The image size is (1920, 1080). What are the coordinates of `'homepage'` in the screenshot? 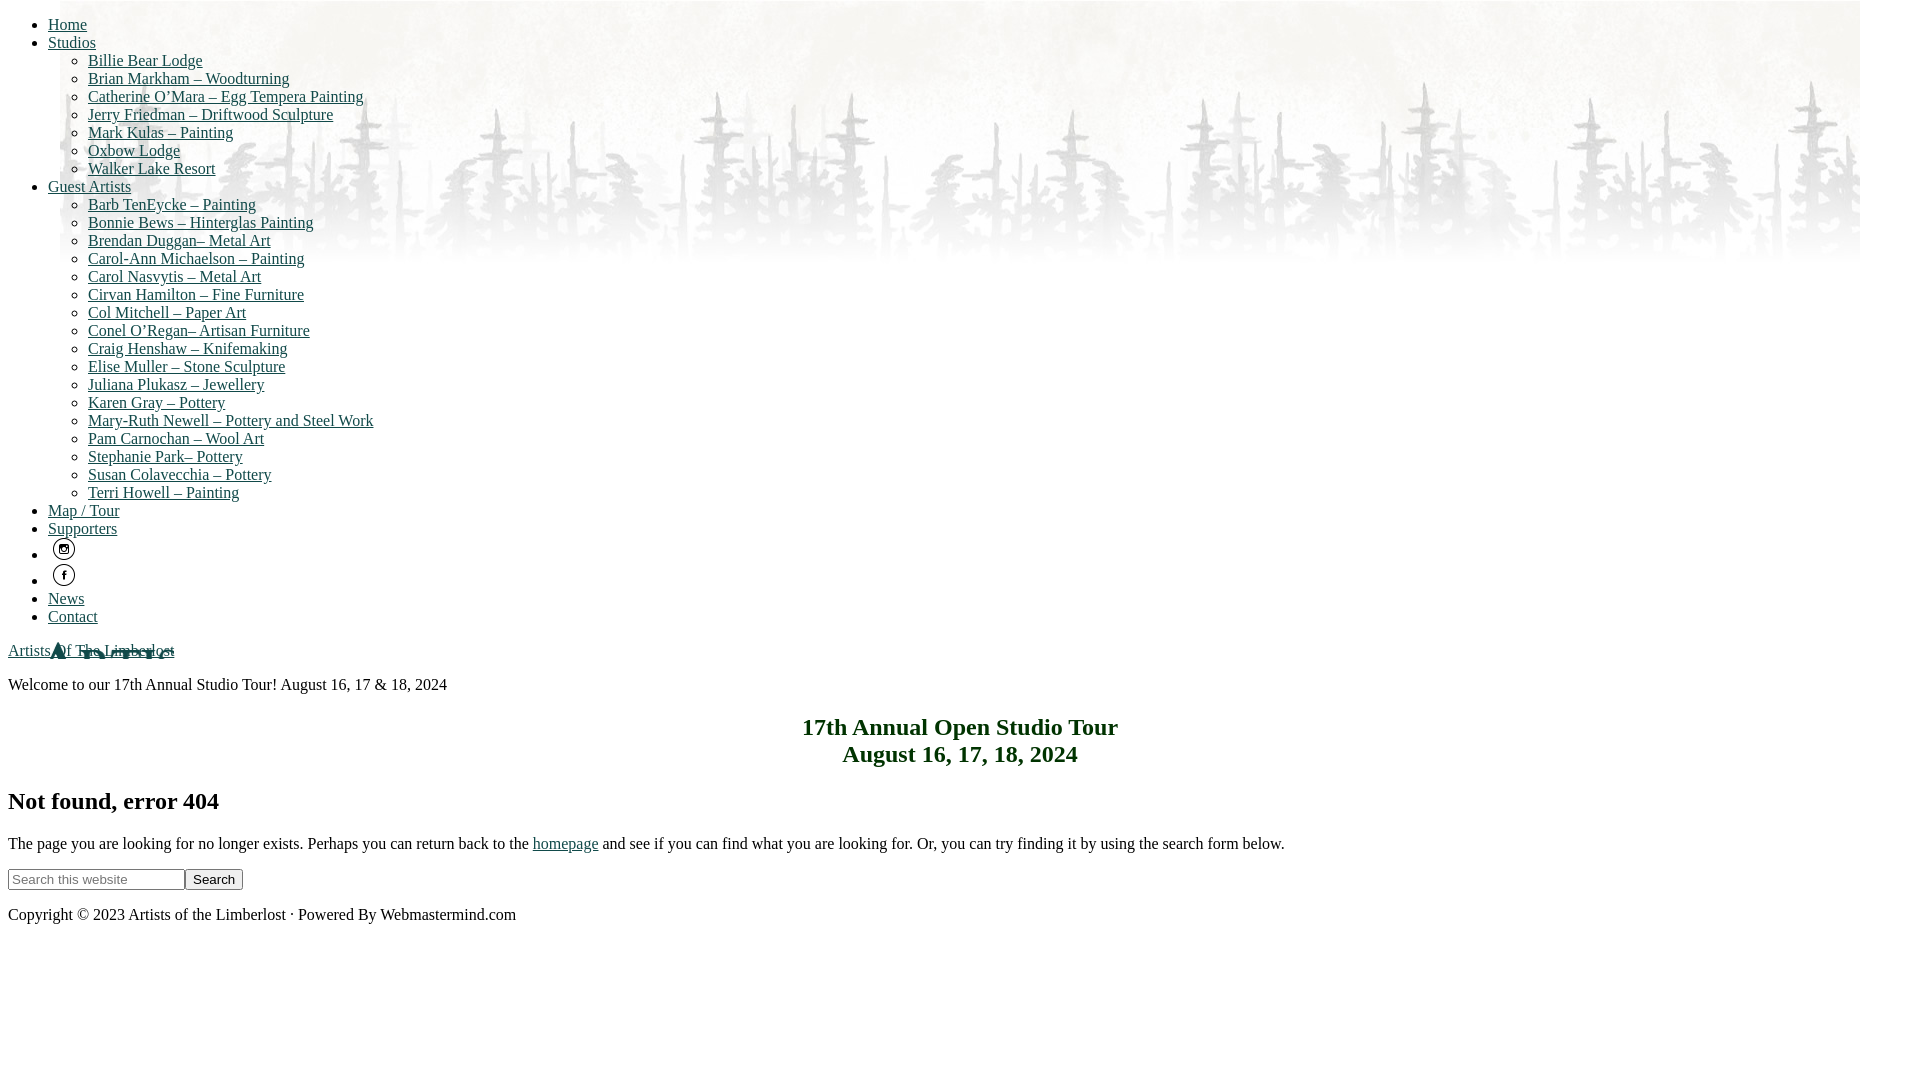 It's located at (565, 843).